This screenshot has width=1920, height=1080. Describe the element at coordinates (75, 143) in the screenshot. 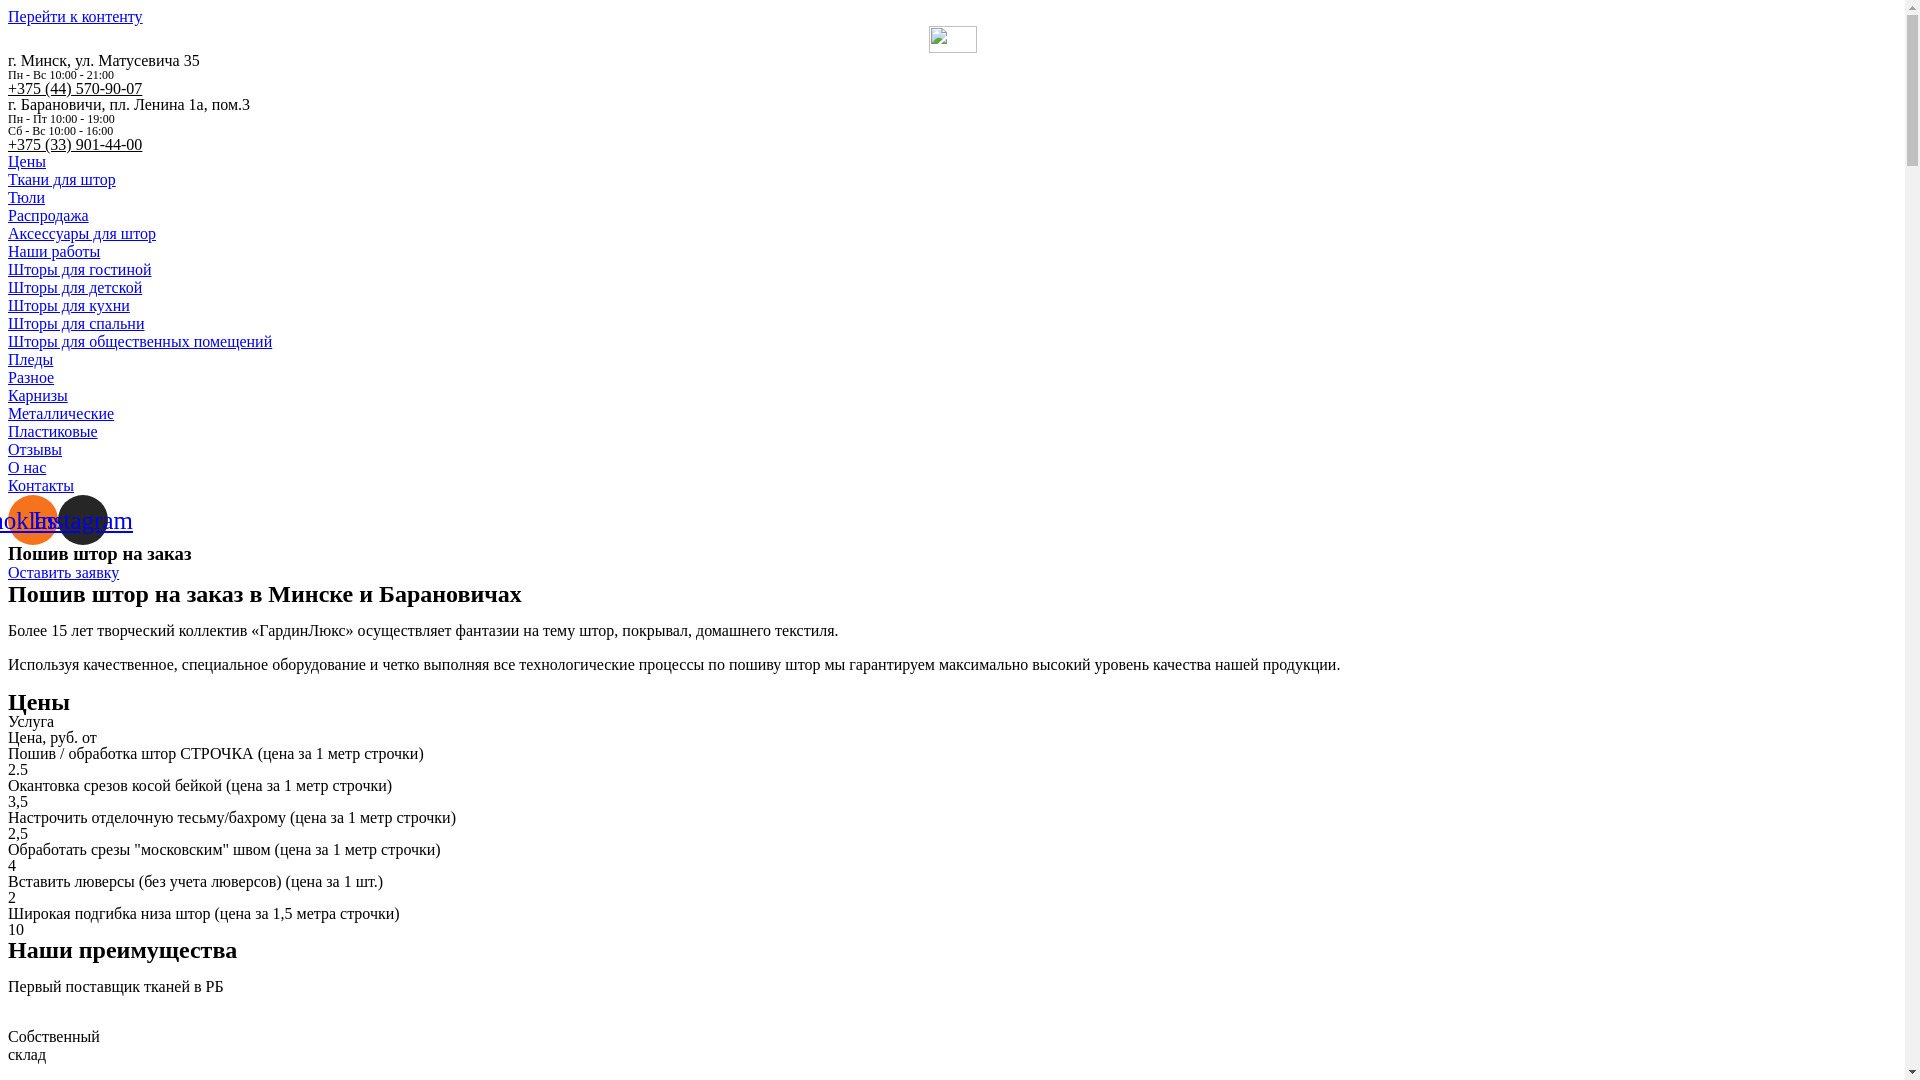

I see `'+375 (33) 901-44-00'` at that location.